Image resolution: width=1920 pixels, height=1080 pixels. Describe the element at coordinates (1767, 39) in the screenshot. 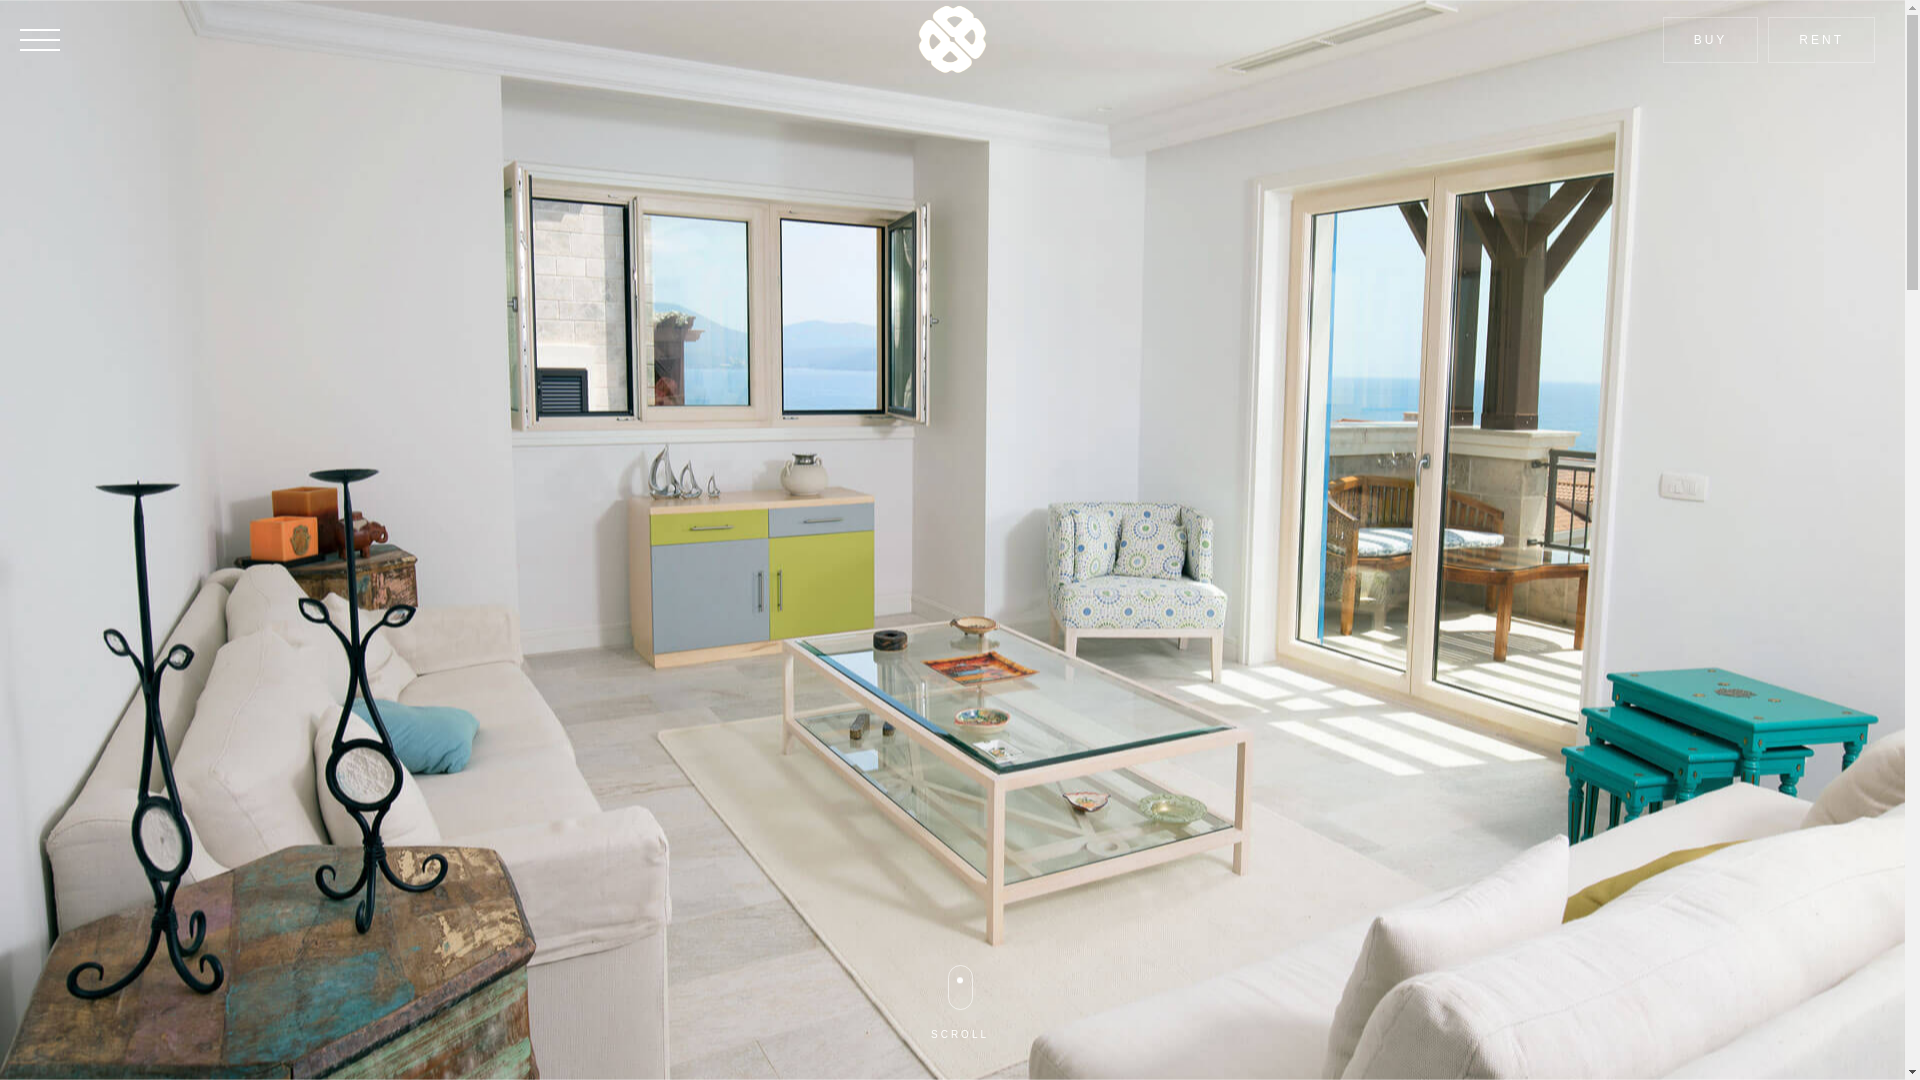

I see `'RENT'` at that location.